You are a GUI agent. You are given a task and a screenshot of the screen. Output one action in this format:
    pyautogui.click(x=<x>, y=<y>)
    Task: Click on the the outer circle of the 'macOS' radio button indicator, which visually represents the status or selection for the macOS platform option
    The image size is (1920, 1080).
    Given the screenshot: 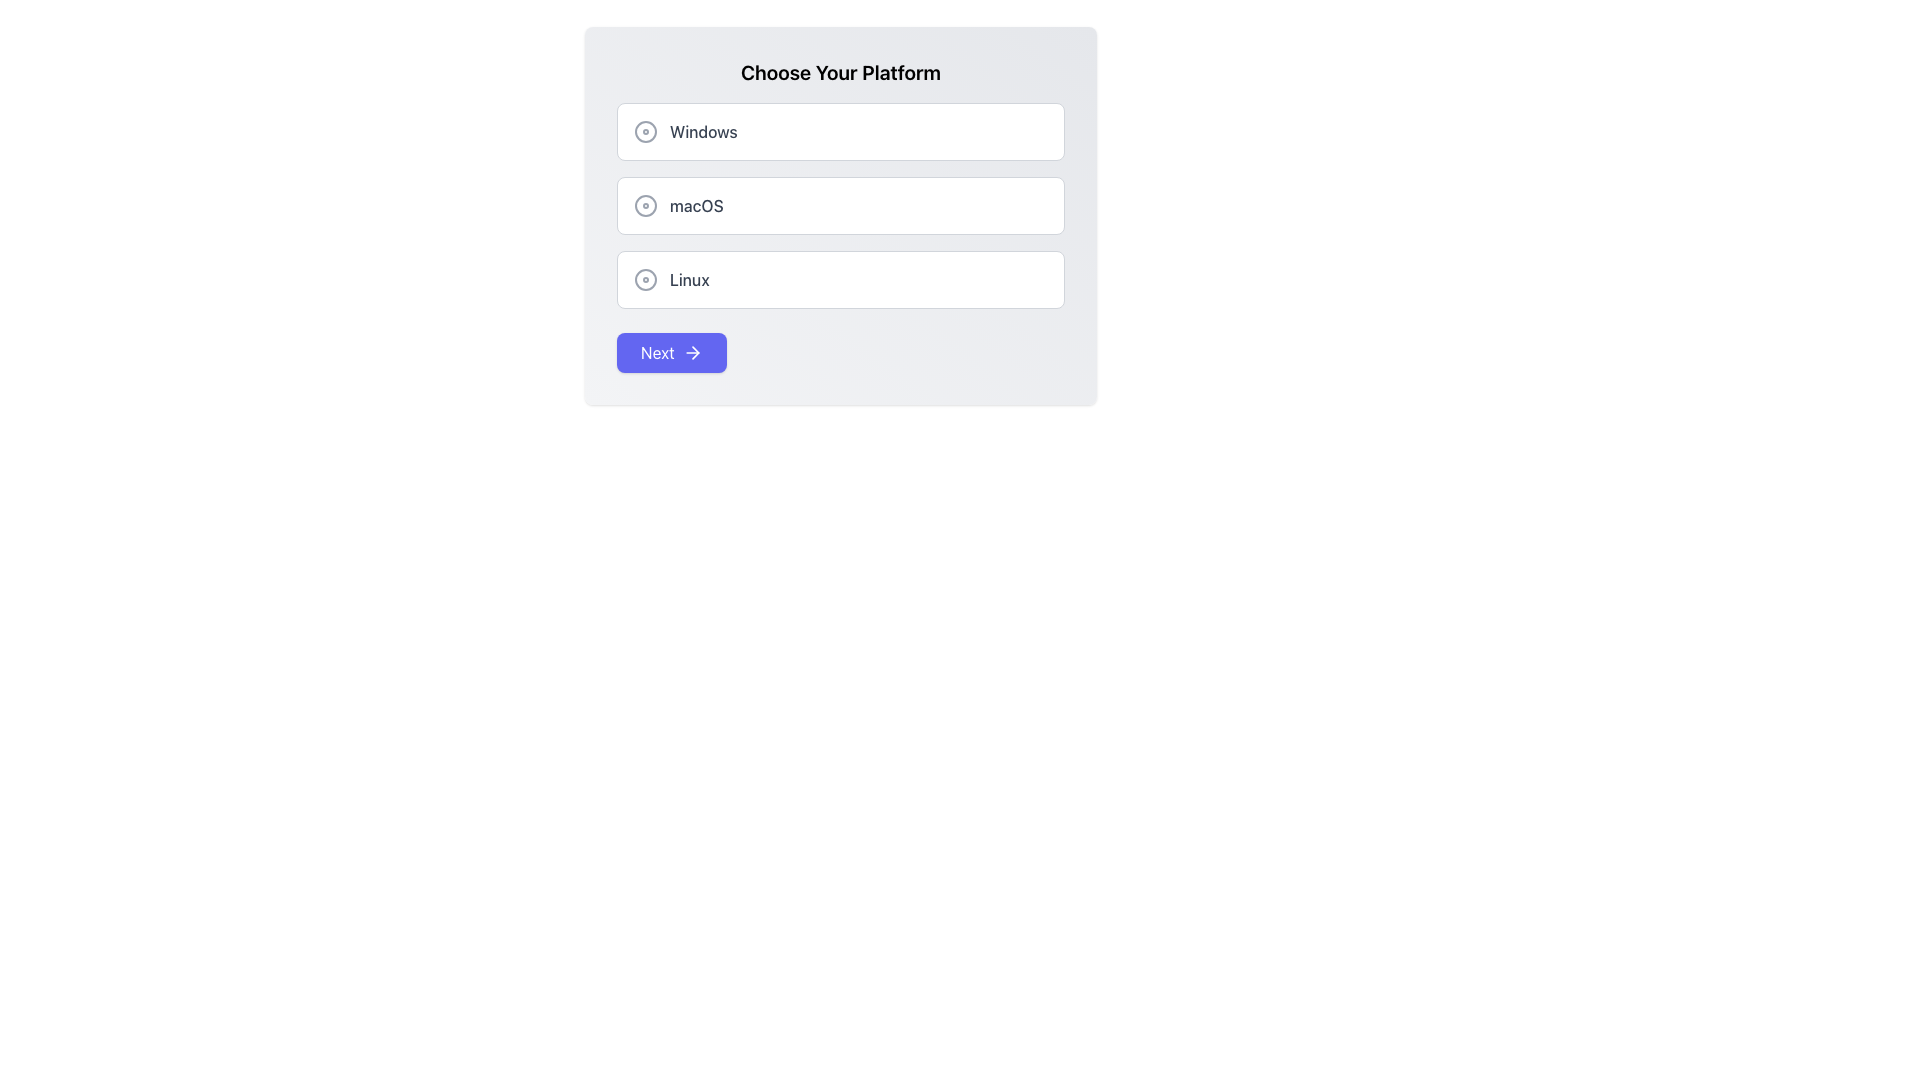 What is the action you would take?
    pyautogui.click(x=646, y=205)
    